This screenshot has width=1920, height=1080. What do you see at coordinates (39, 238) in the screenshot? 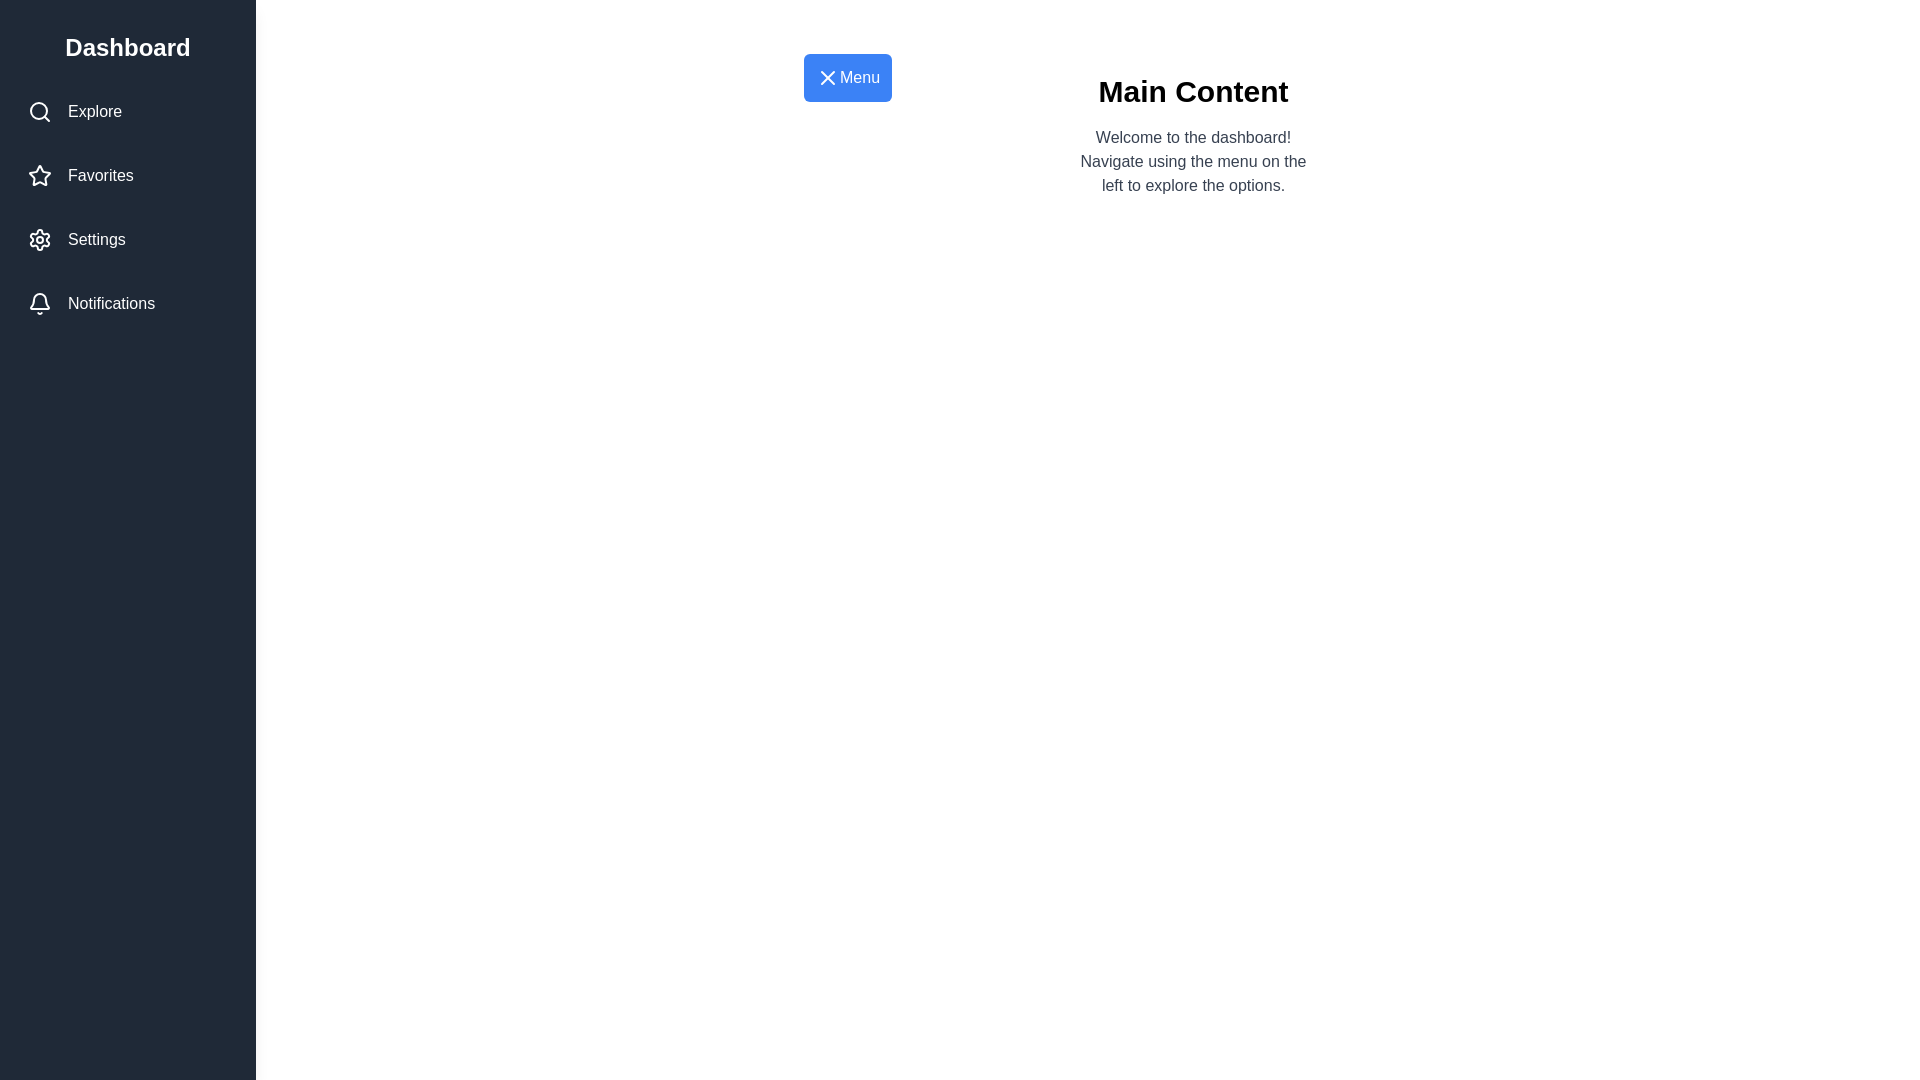
I see `the settings icon located in the sidebar` at bounding box center [39, 238].